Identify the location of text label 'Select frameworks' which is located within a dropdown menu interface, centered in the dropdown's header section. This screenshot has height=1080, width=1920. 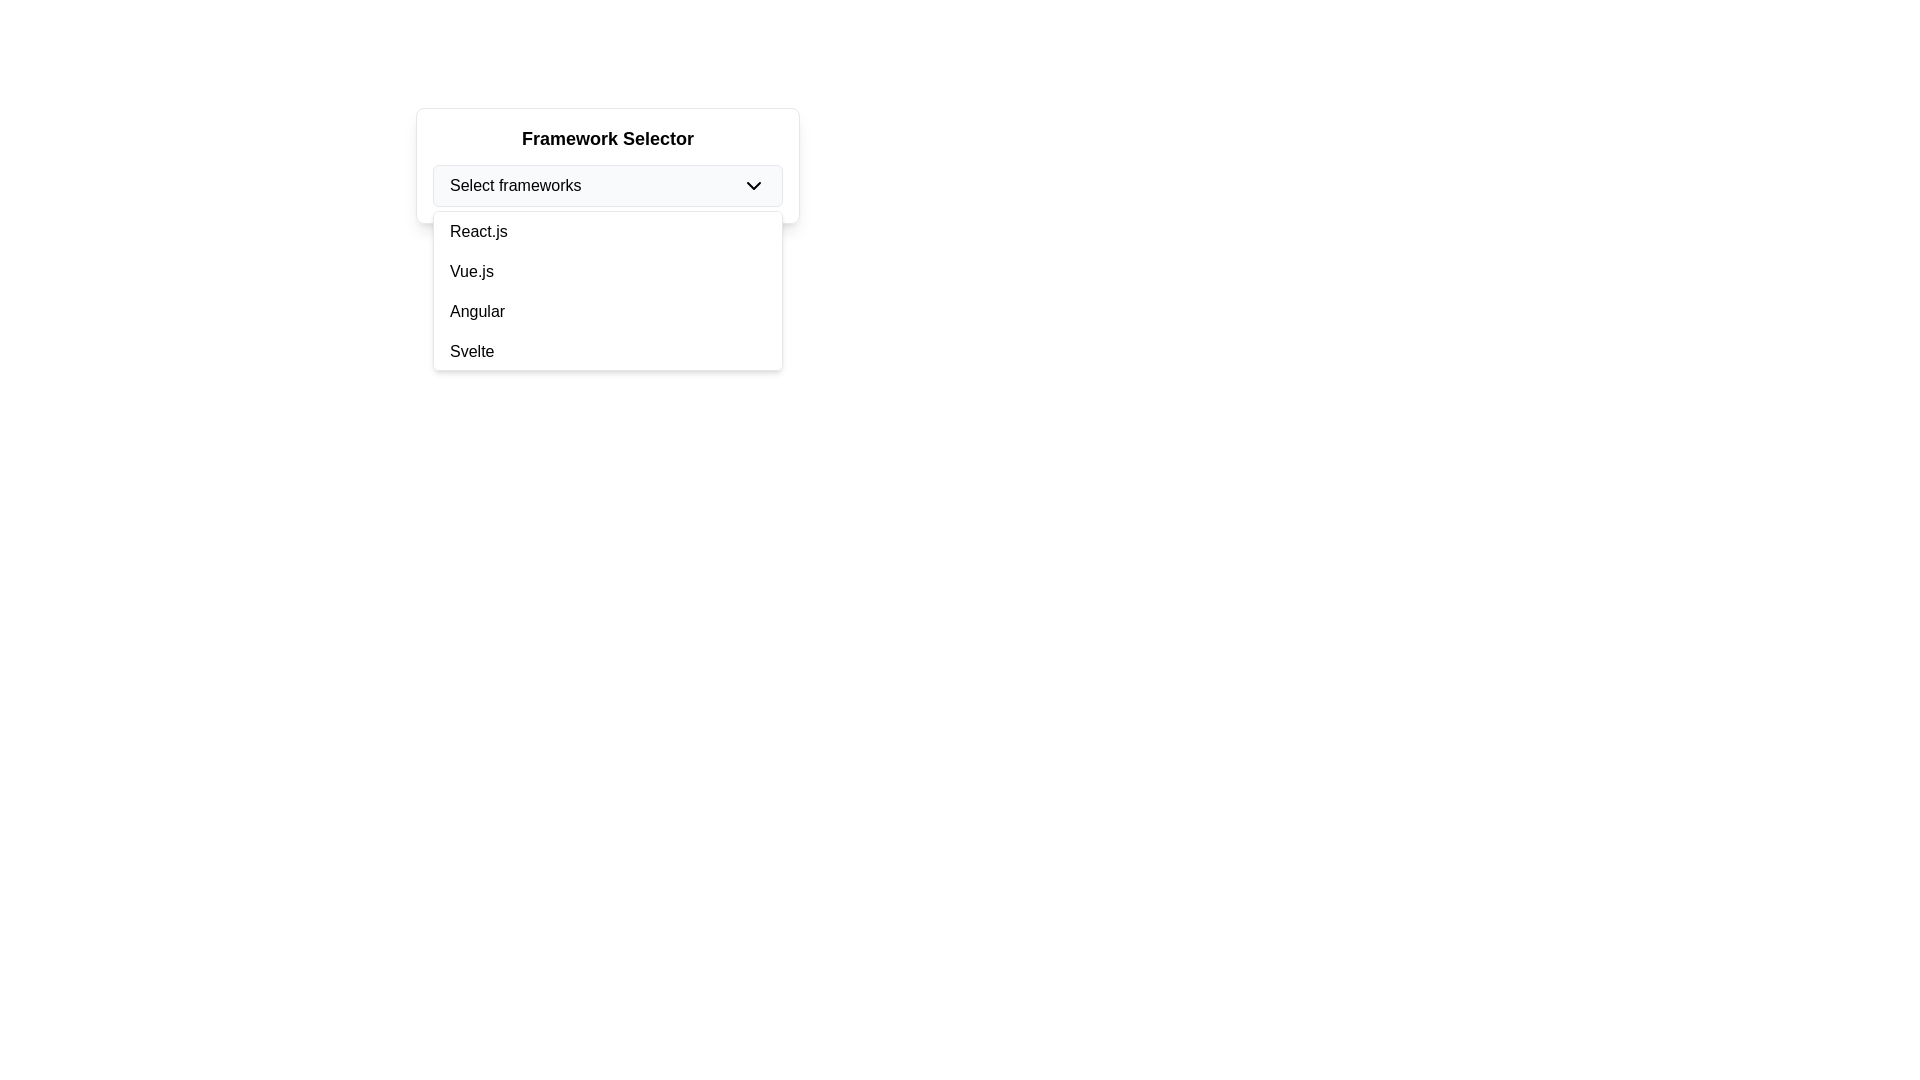
(515, 185).